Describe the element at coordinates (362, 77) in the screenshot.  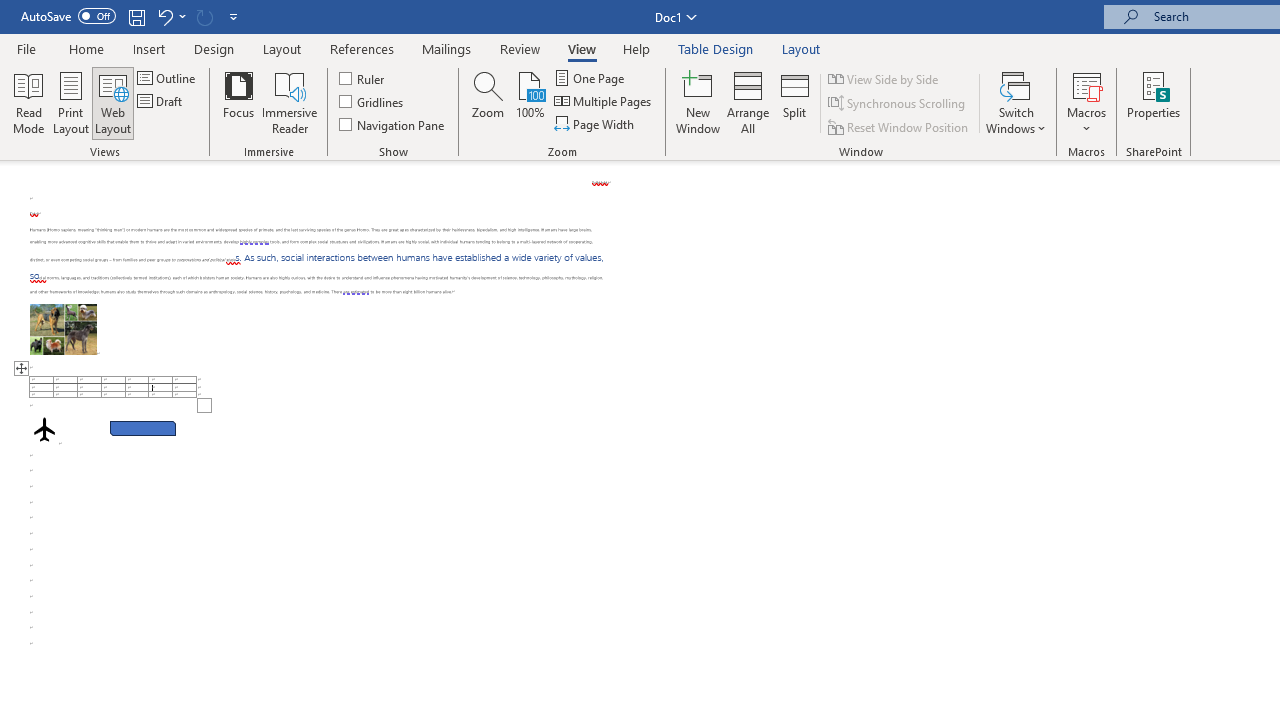
I see `'Ruler'` at that location.